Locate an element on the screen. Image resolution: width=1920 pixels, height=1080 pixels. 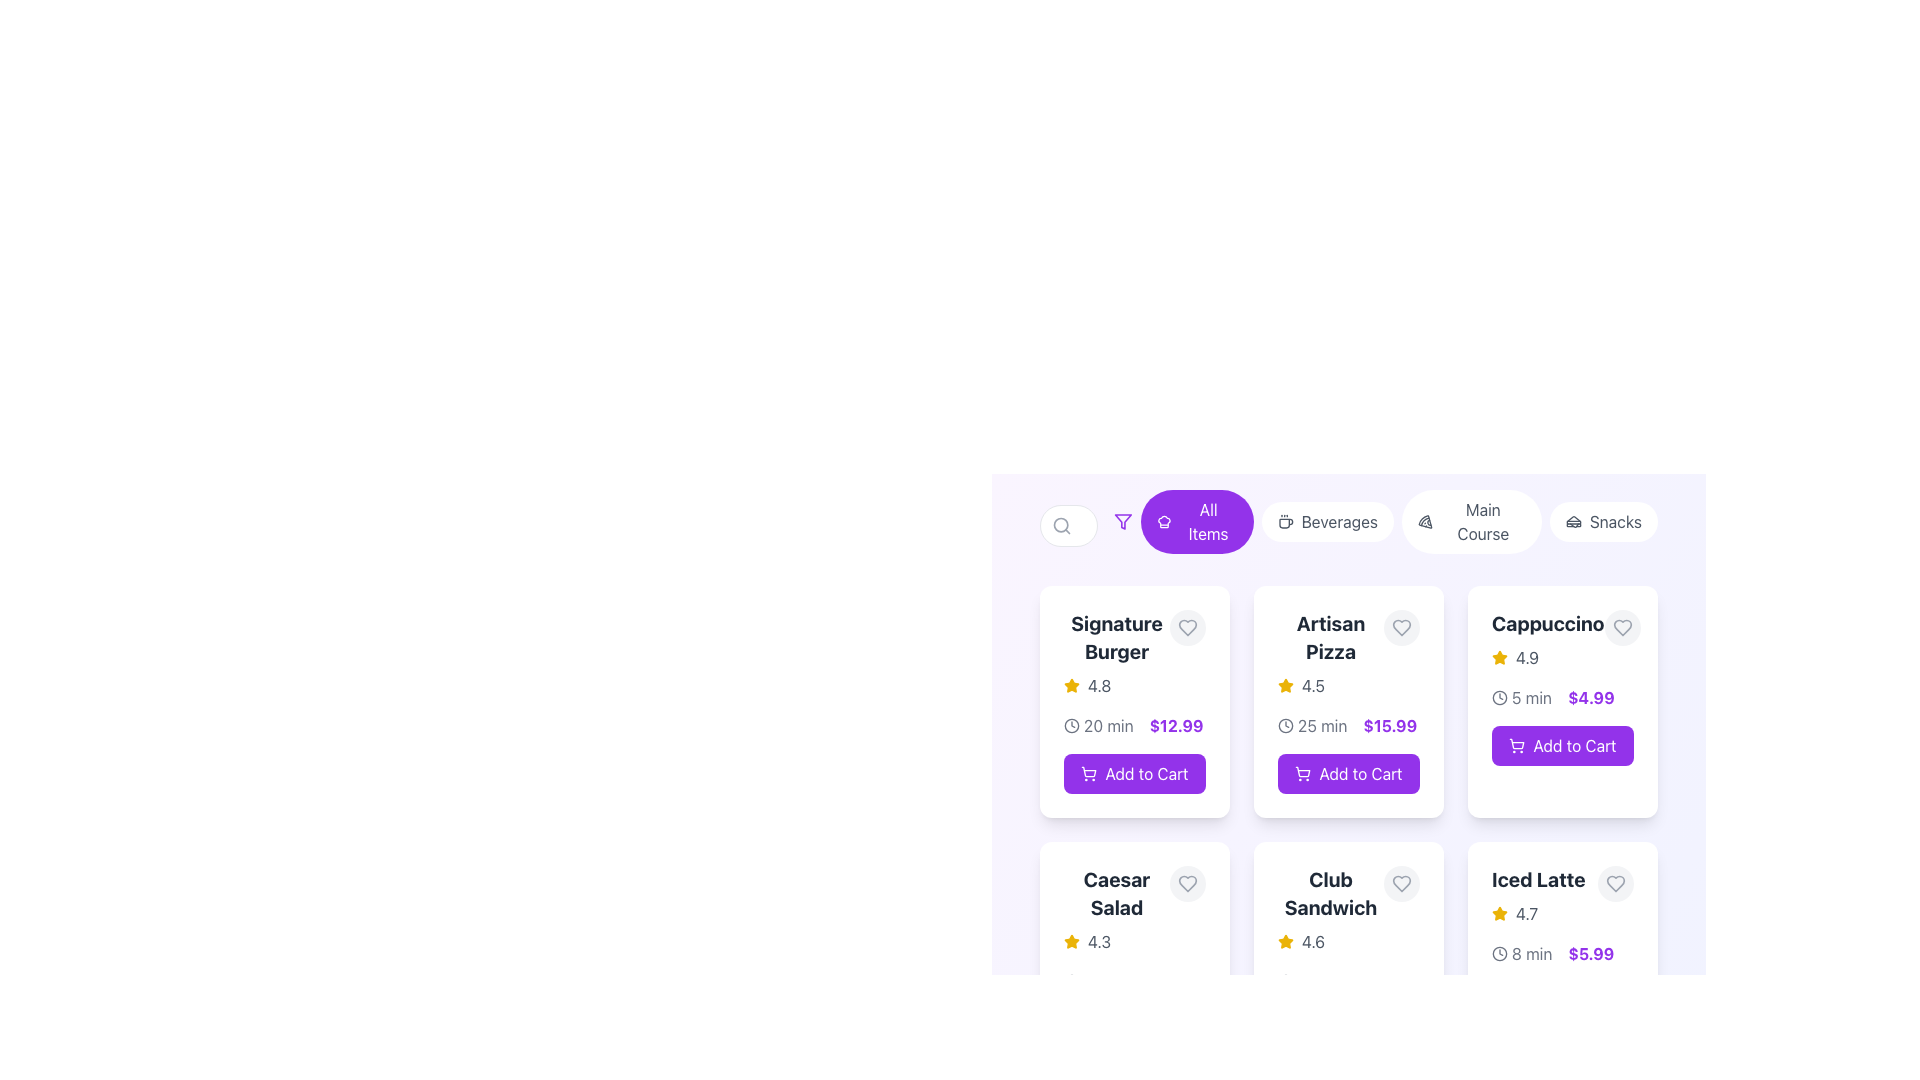
the yellow star-shaped icon indicating rating or feedback, located in the second row, first column of the grid of items is located at coordinates (1070, 684).